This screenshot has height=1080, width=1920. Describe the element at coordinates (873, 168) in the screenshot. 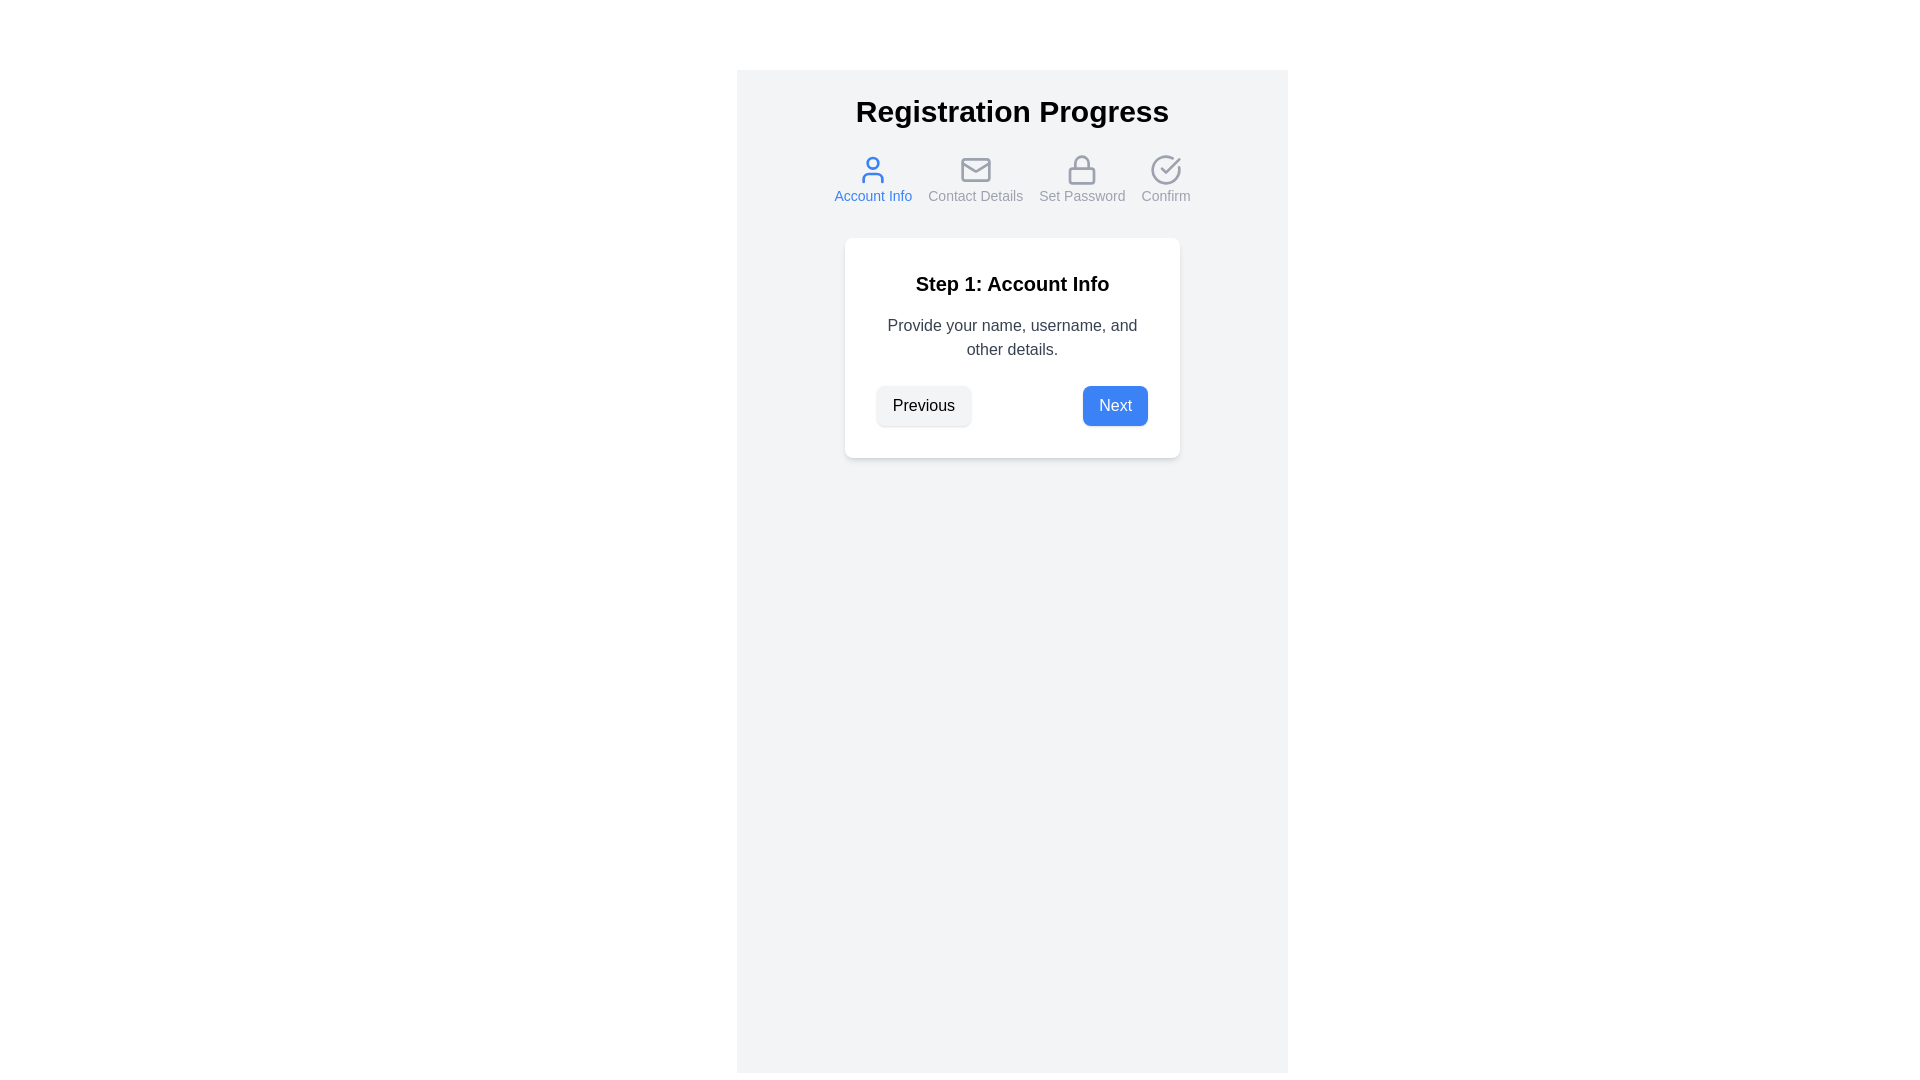

I see `the 'Account Info' icon, which is the first in a horizontal sequence of four icons at the top of the registration interface, positioned to the left of the 'Contact Details' icon` at that location.